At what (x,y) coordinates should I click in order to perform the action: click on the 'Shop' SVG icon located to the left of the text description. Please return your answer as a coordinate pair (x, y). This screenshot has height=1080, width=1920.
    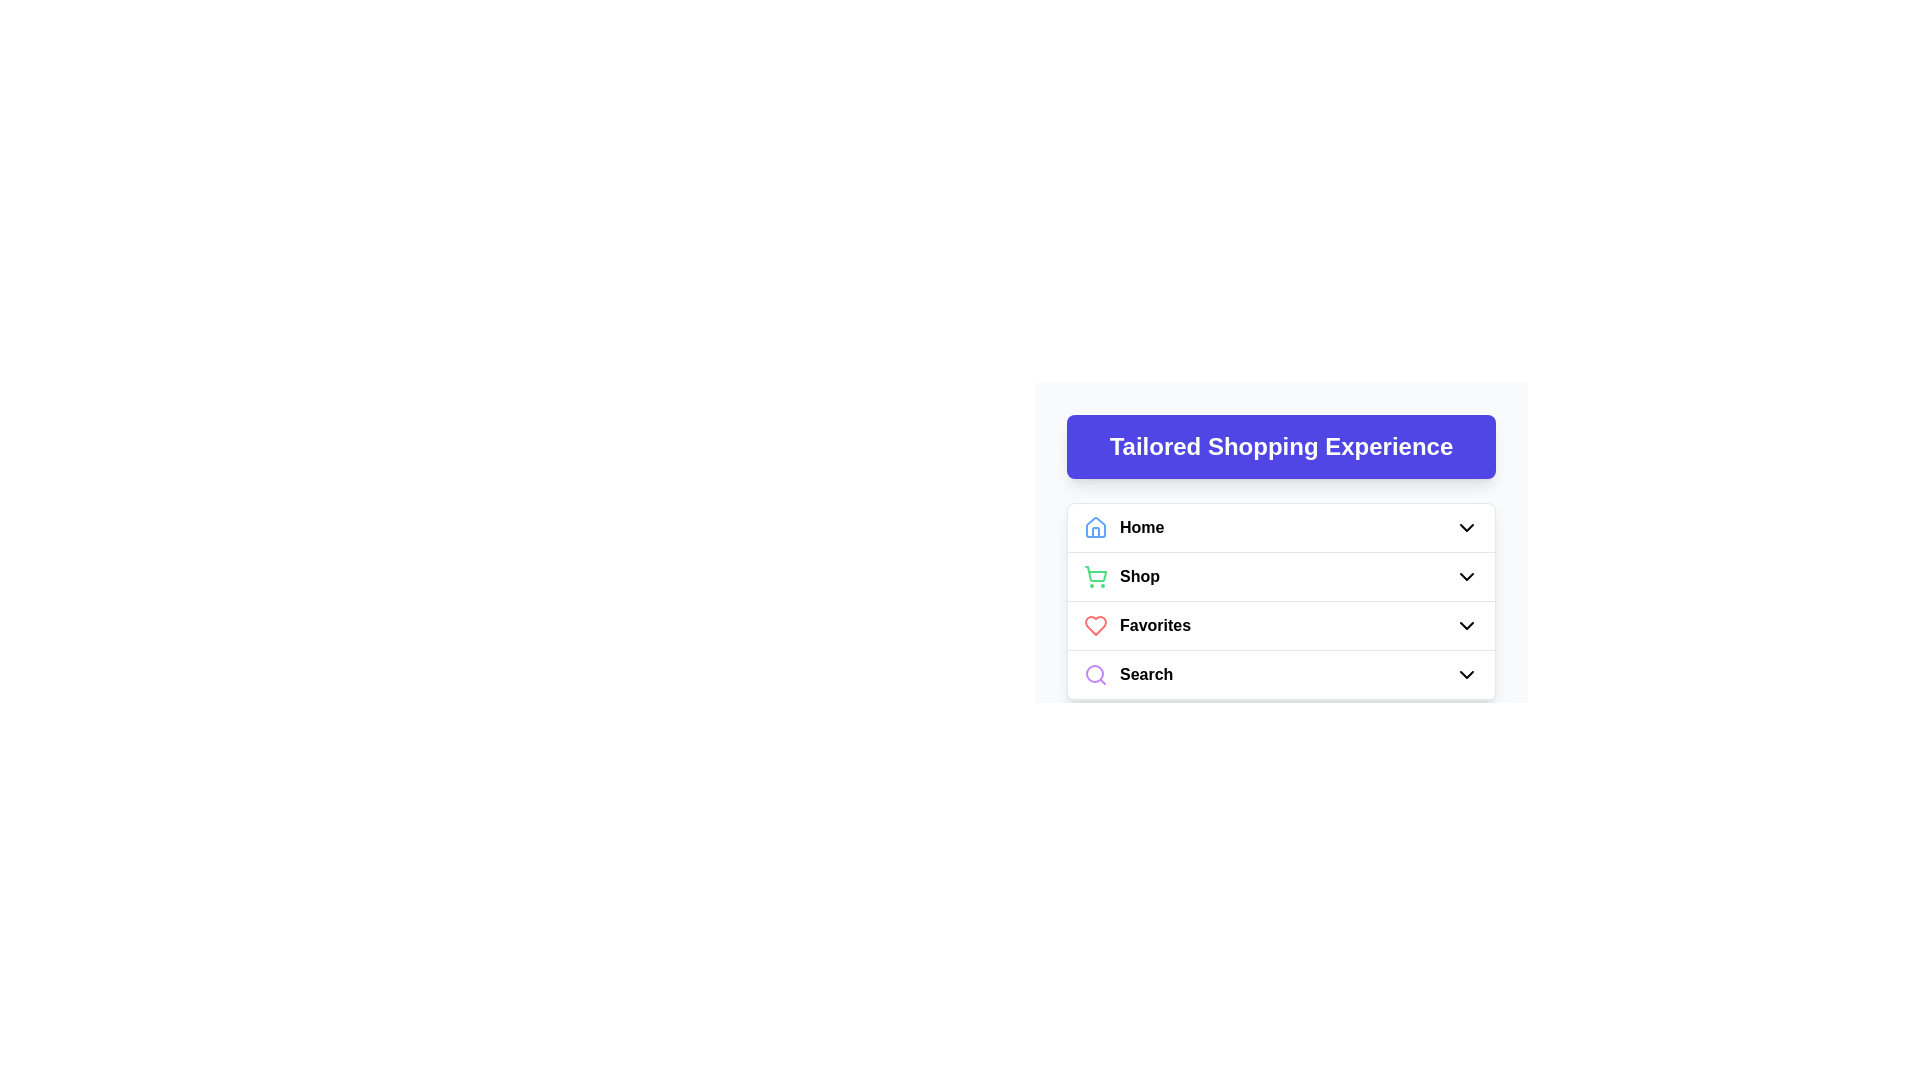
    Looking at the image, I should click on (1094, 577).